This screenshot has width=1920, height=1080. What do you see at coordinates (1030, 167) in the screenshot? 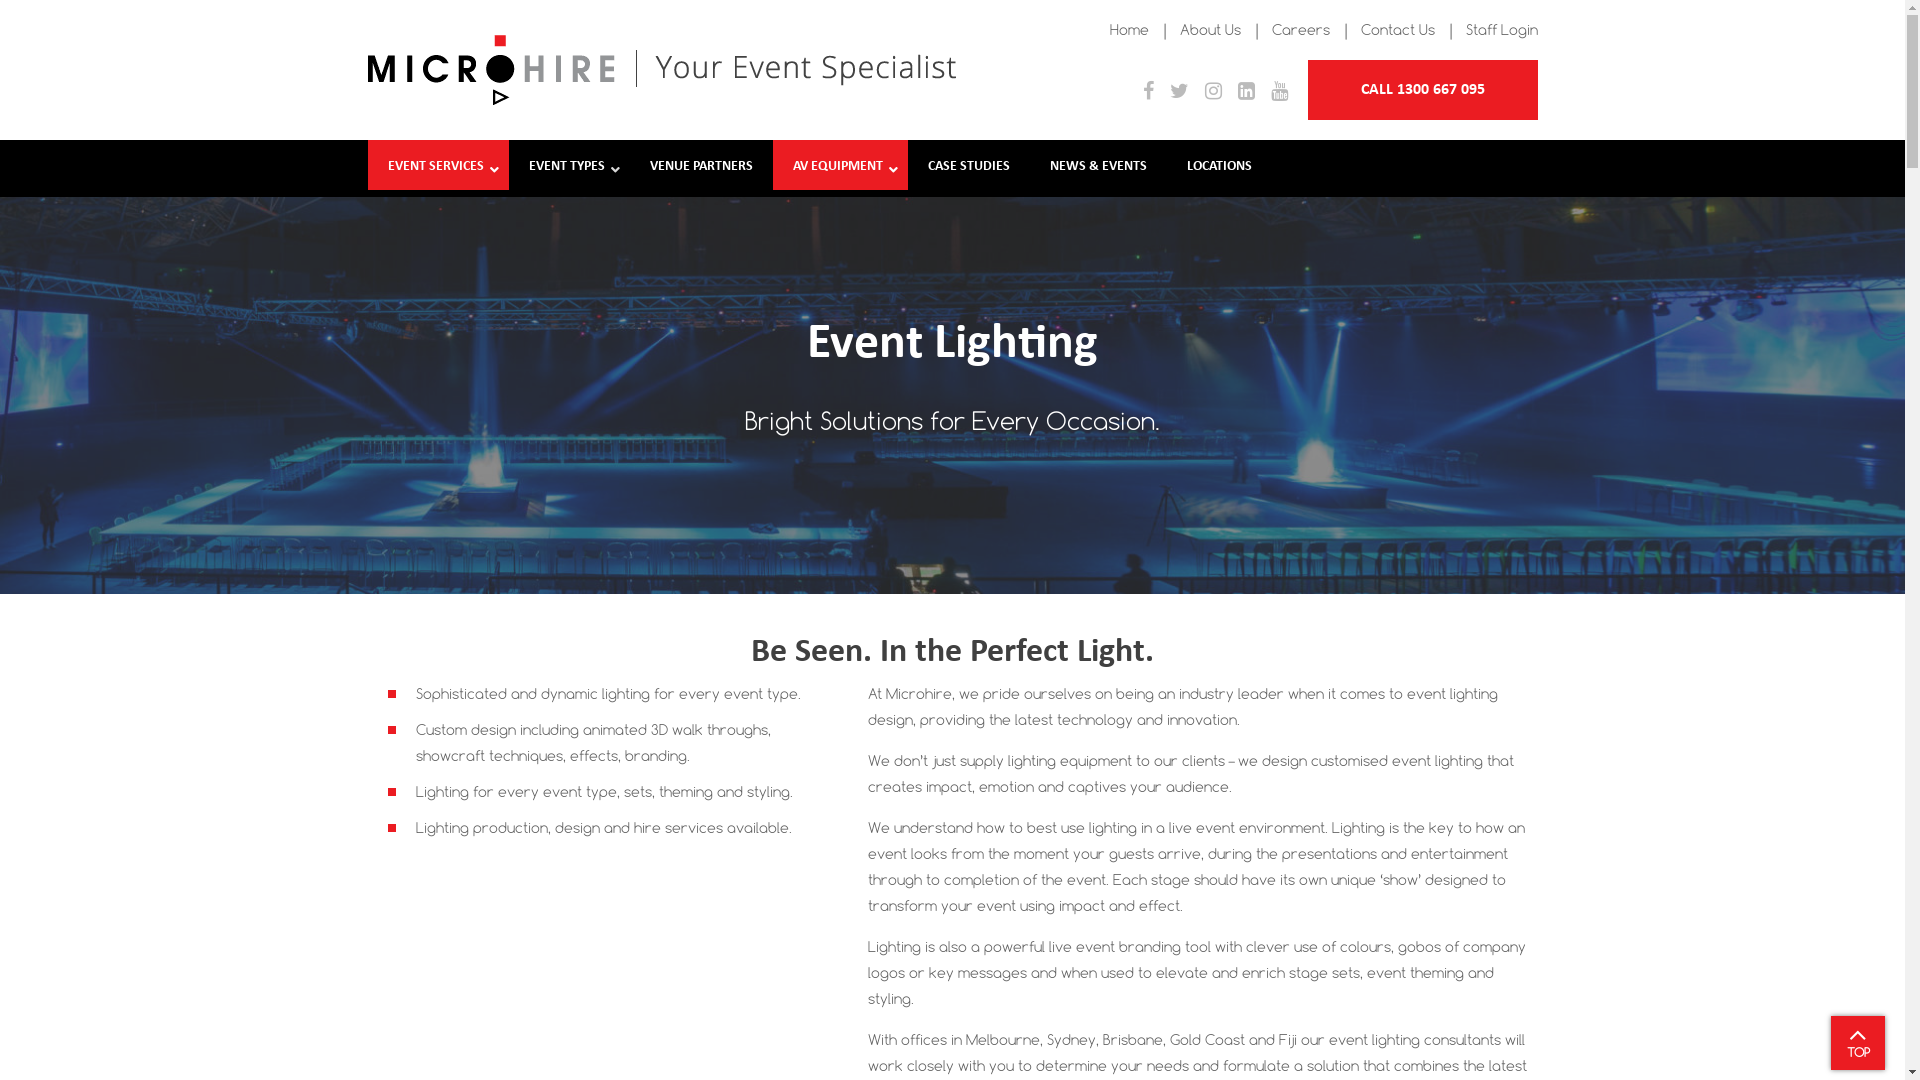
I see `'NEWS & EVENTS'` at bounding box center [1030, 167].